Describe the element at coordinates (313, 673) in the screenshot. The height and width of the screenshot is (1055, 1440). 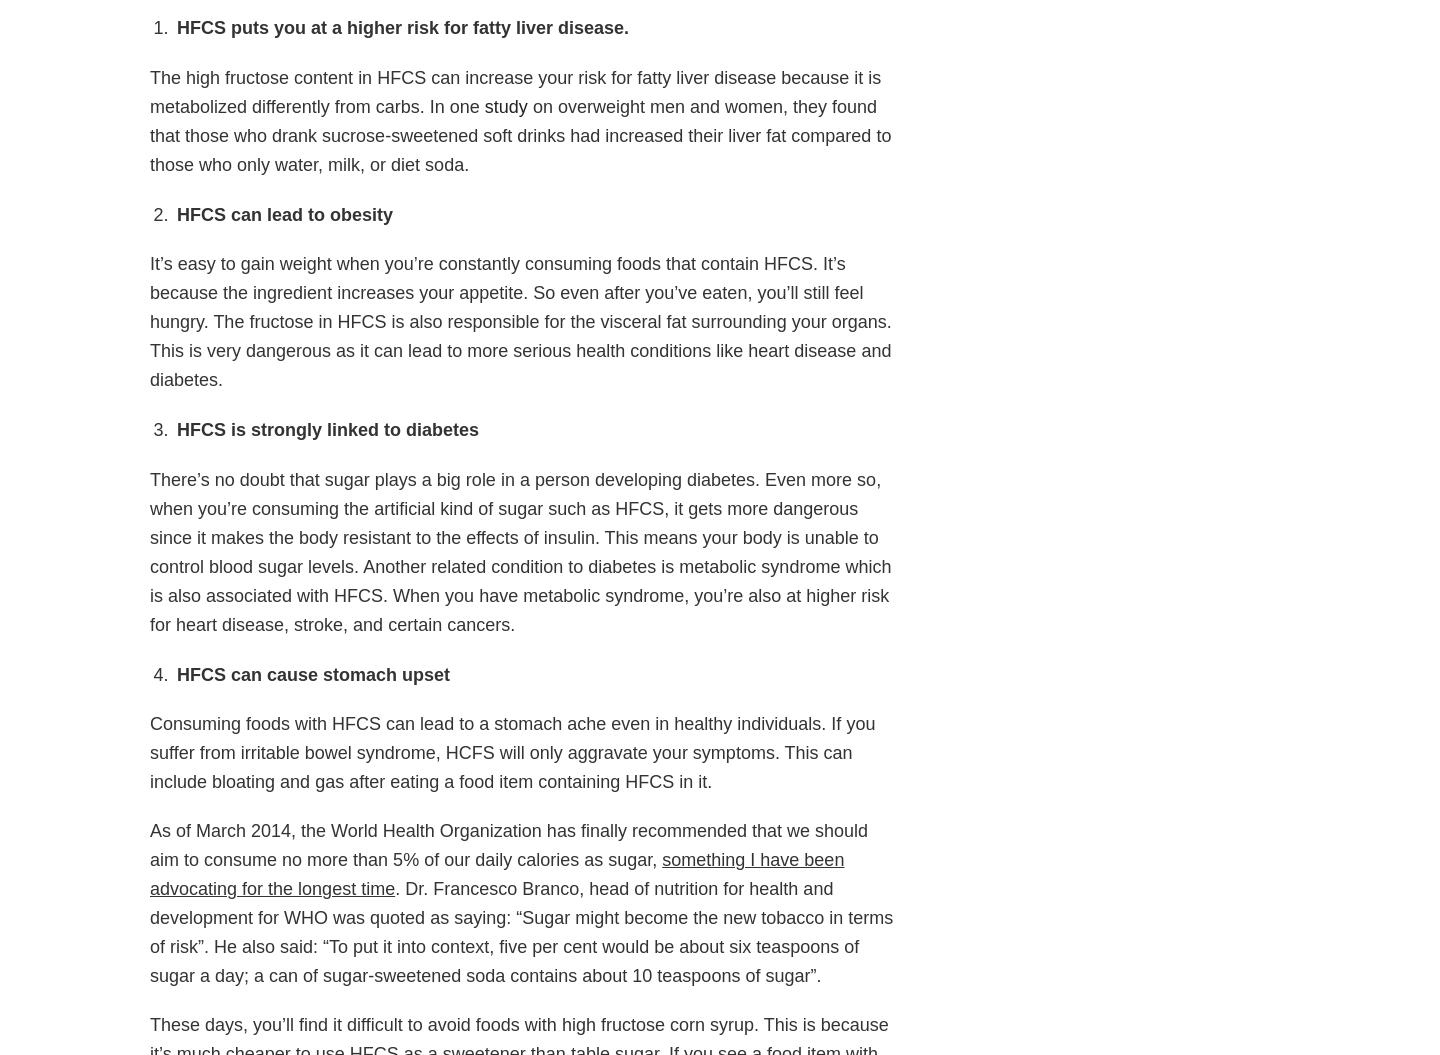
I see `'HFCS can cause stomach upset'` at that location.